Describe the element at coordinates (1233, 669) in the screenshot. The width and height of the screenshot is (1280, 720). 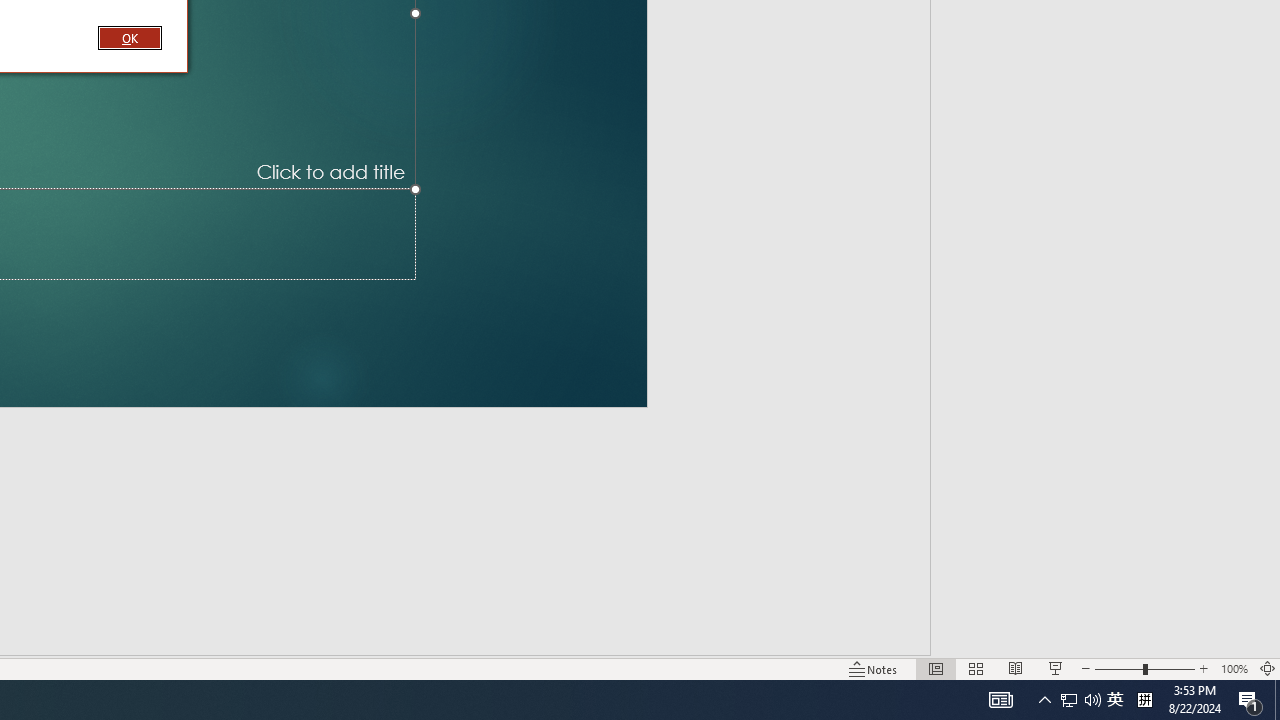
I see `'Zoom 100%'` at that location.